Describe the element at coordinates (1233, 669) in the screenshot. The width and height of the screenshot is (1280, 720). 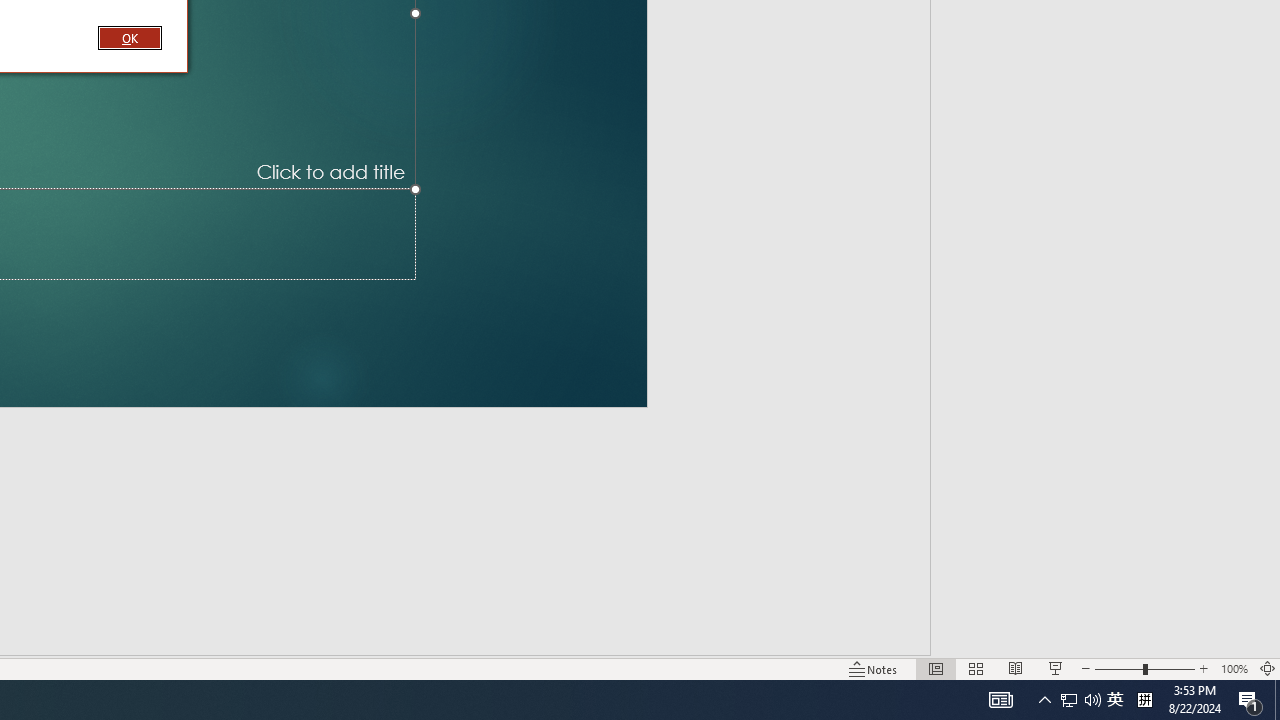
I see `'Zoom 100%'` at that location.